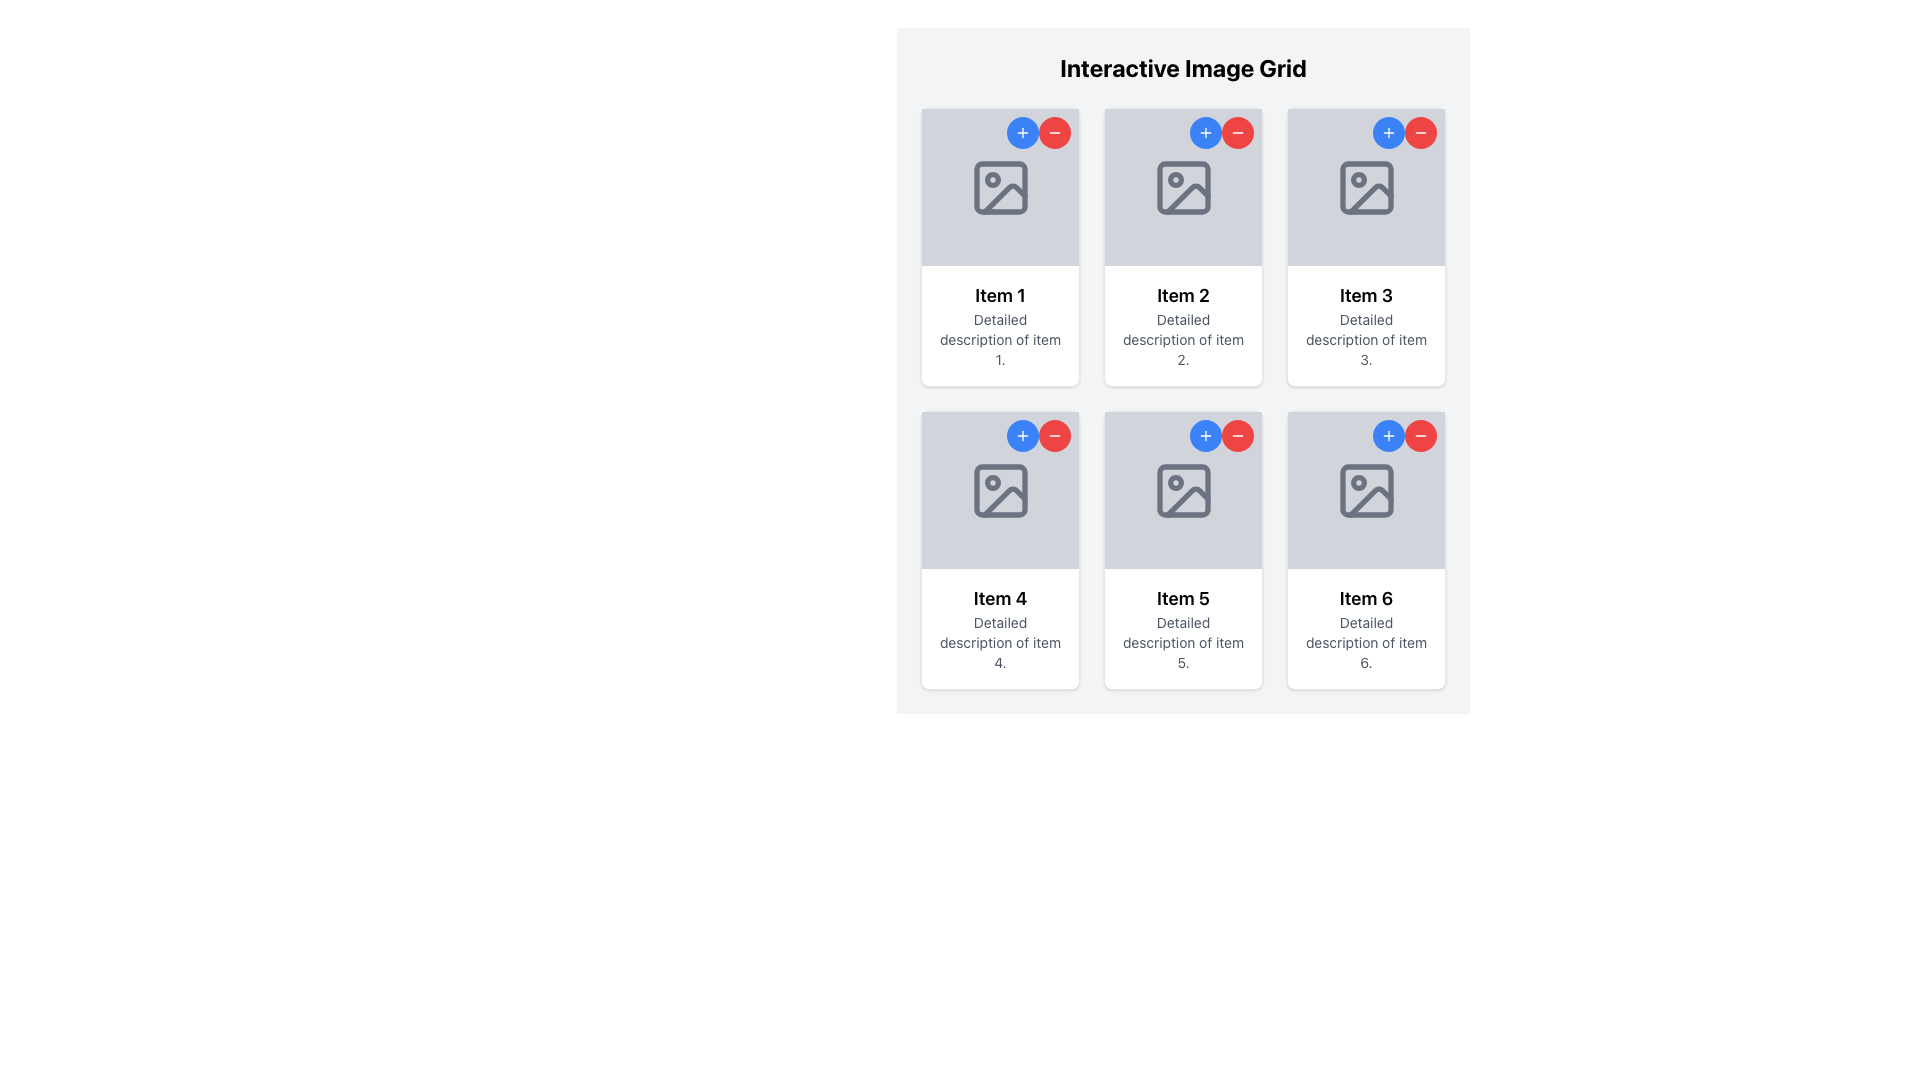 The height and width of the screenshot is (1080, 1920). I want to click on the decorative SVG rectangle element that serves as the background of the image icon in 'Item 3' card, so click(1365, 187).